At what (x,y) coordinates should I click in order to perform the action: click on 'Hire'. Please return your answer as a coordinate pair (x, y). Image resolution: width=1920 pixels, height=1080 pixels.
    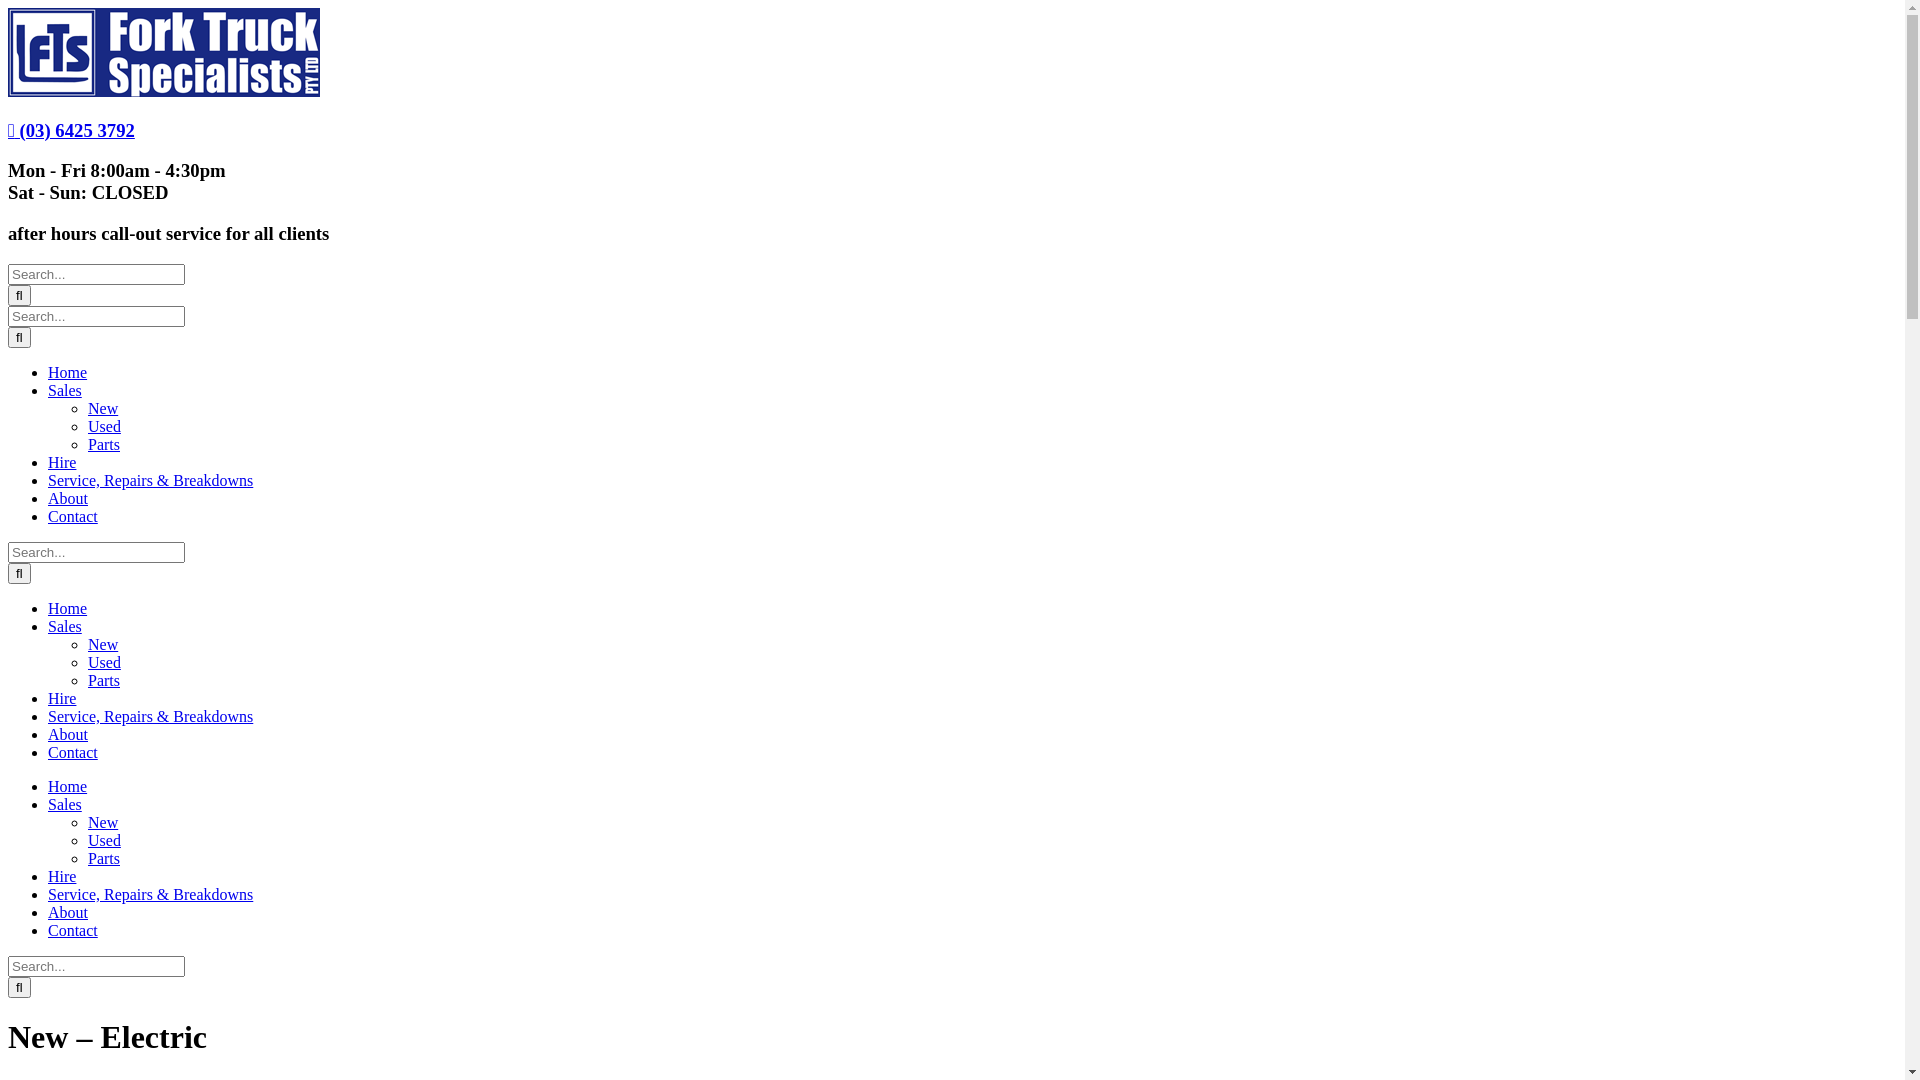
    Looking at the image, I should click on (62, 697).